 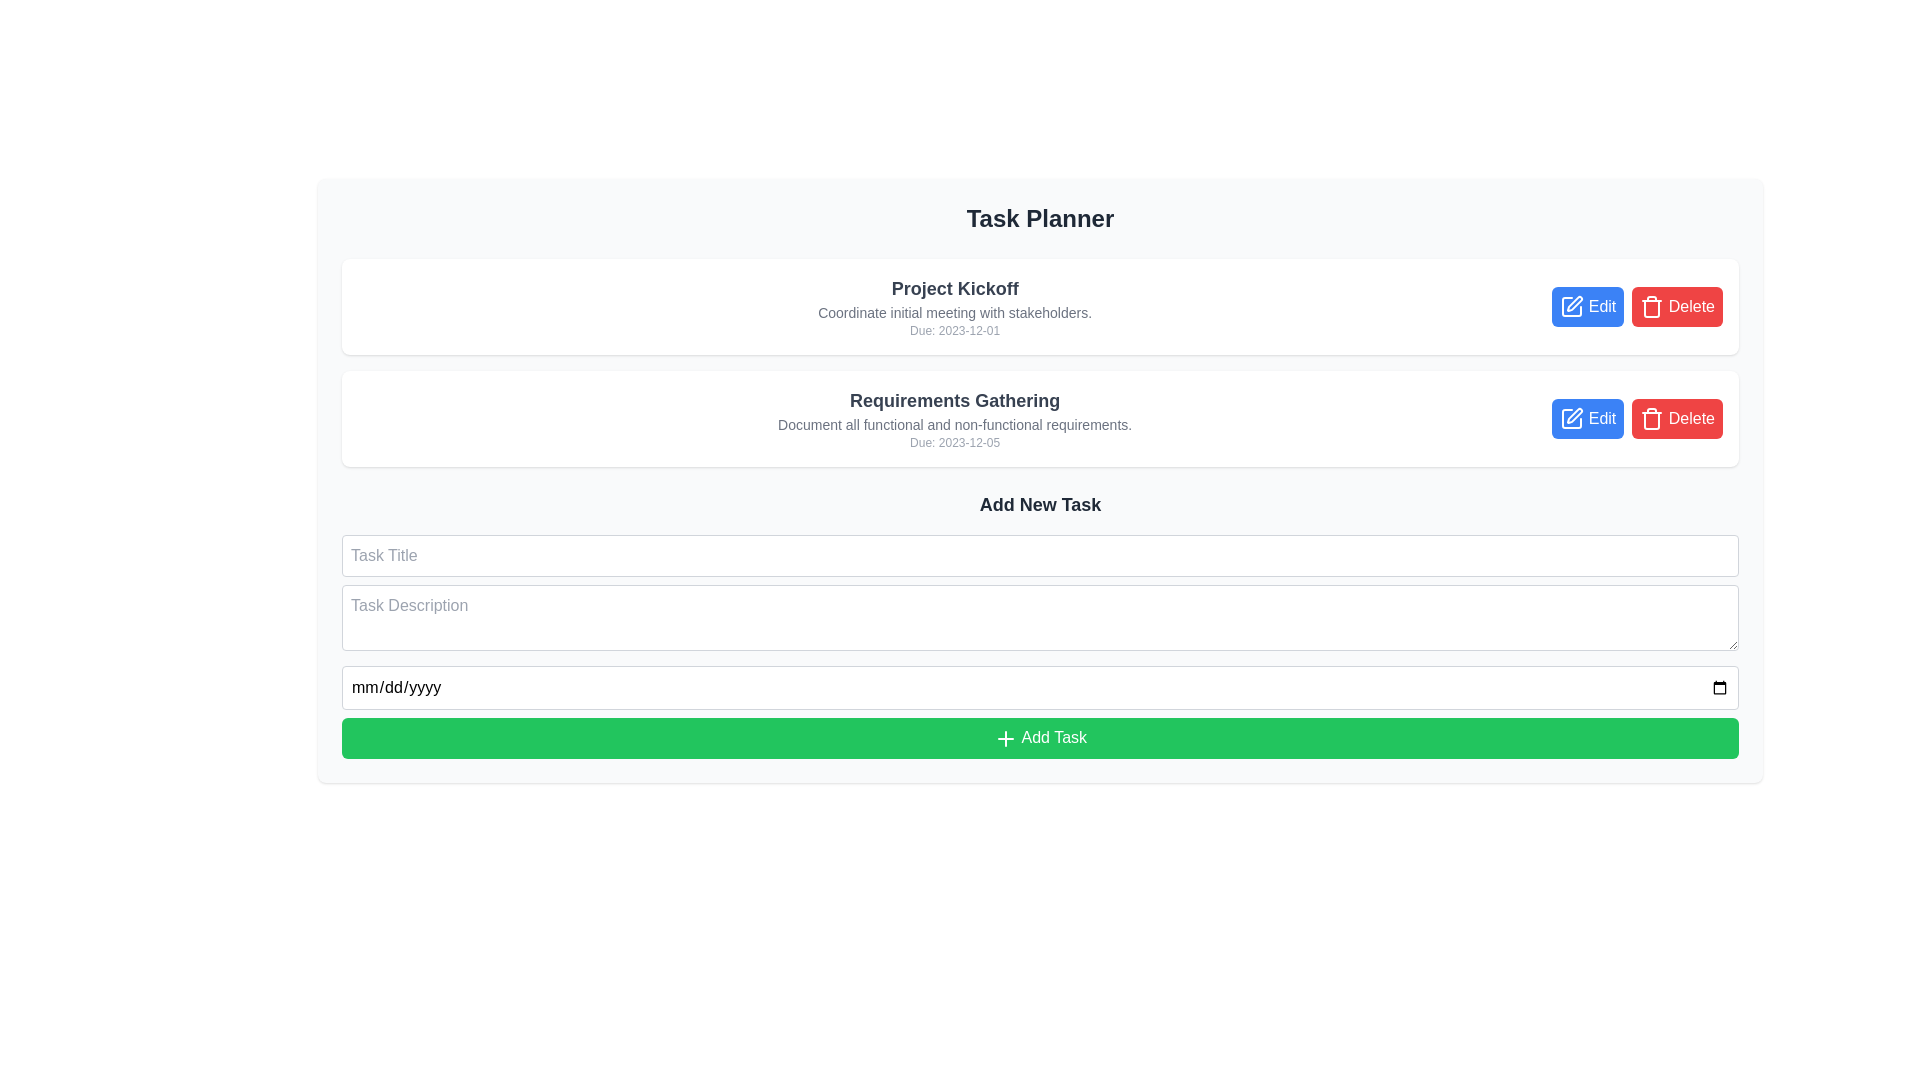 What do you see at coordinates (954, 442) in the screenshot?
I see `the text label displaying 'Due: 2023-12-05' located at the bottom of the task card titled 'Requirements Gathering'` at bounding box center [954, 442].